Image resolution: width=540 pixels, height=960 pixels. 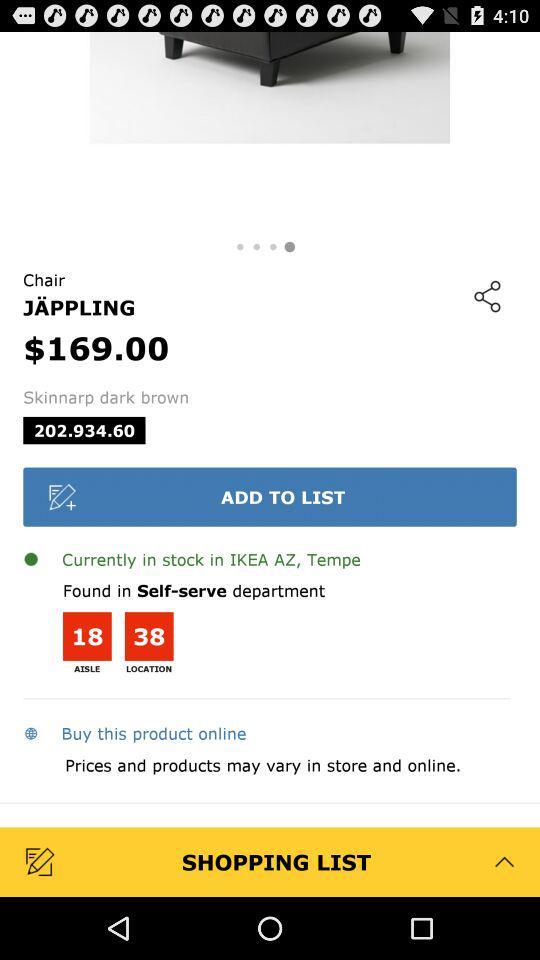 I want to click on the app above prices and products, so click(x=134, y=732).